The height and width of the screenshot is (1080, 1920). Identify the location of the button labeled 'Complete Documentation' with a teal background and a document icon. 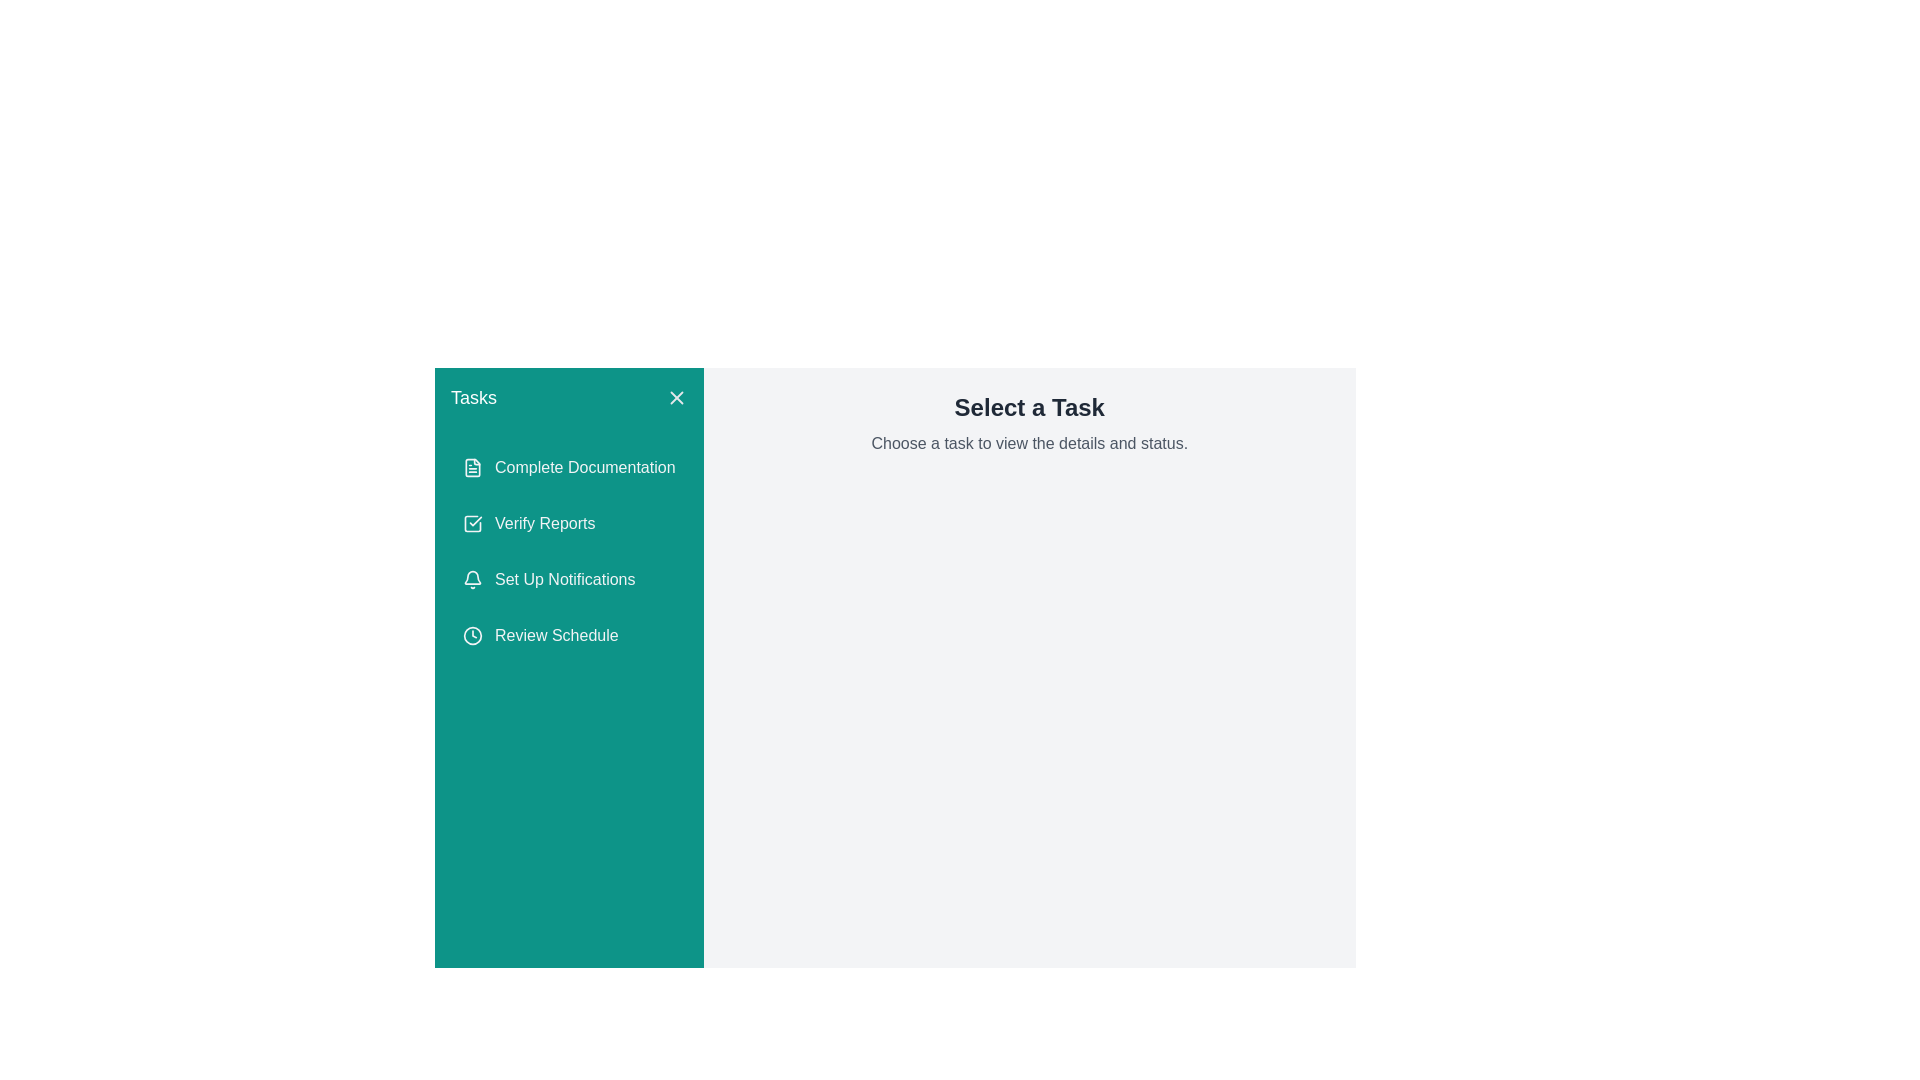
(568, 467).